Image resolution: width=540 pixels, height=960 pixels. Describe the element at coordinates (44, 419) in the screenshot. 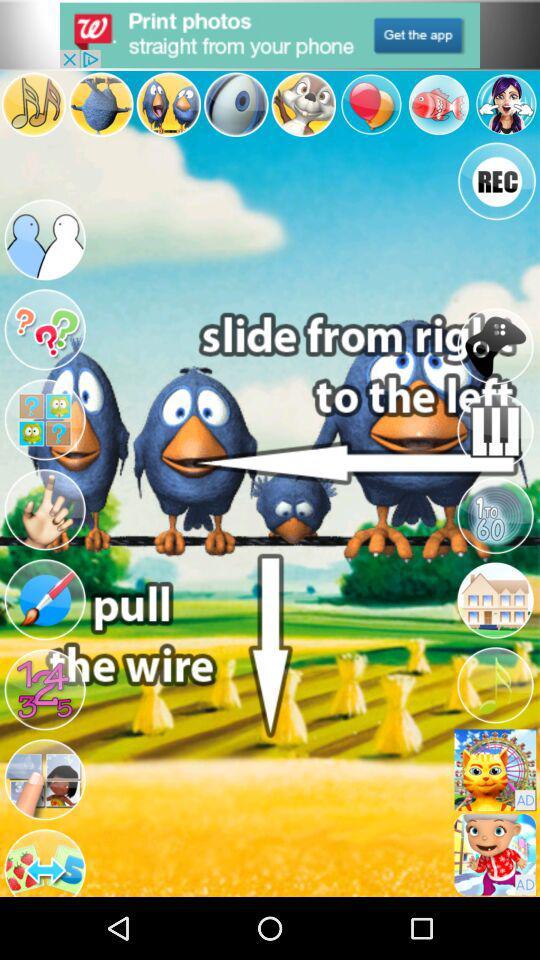

I see `open matching game` at that location.